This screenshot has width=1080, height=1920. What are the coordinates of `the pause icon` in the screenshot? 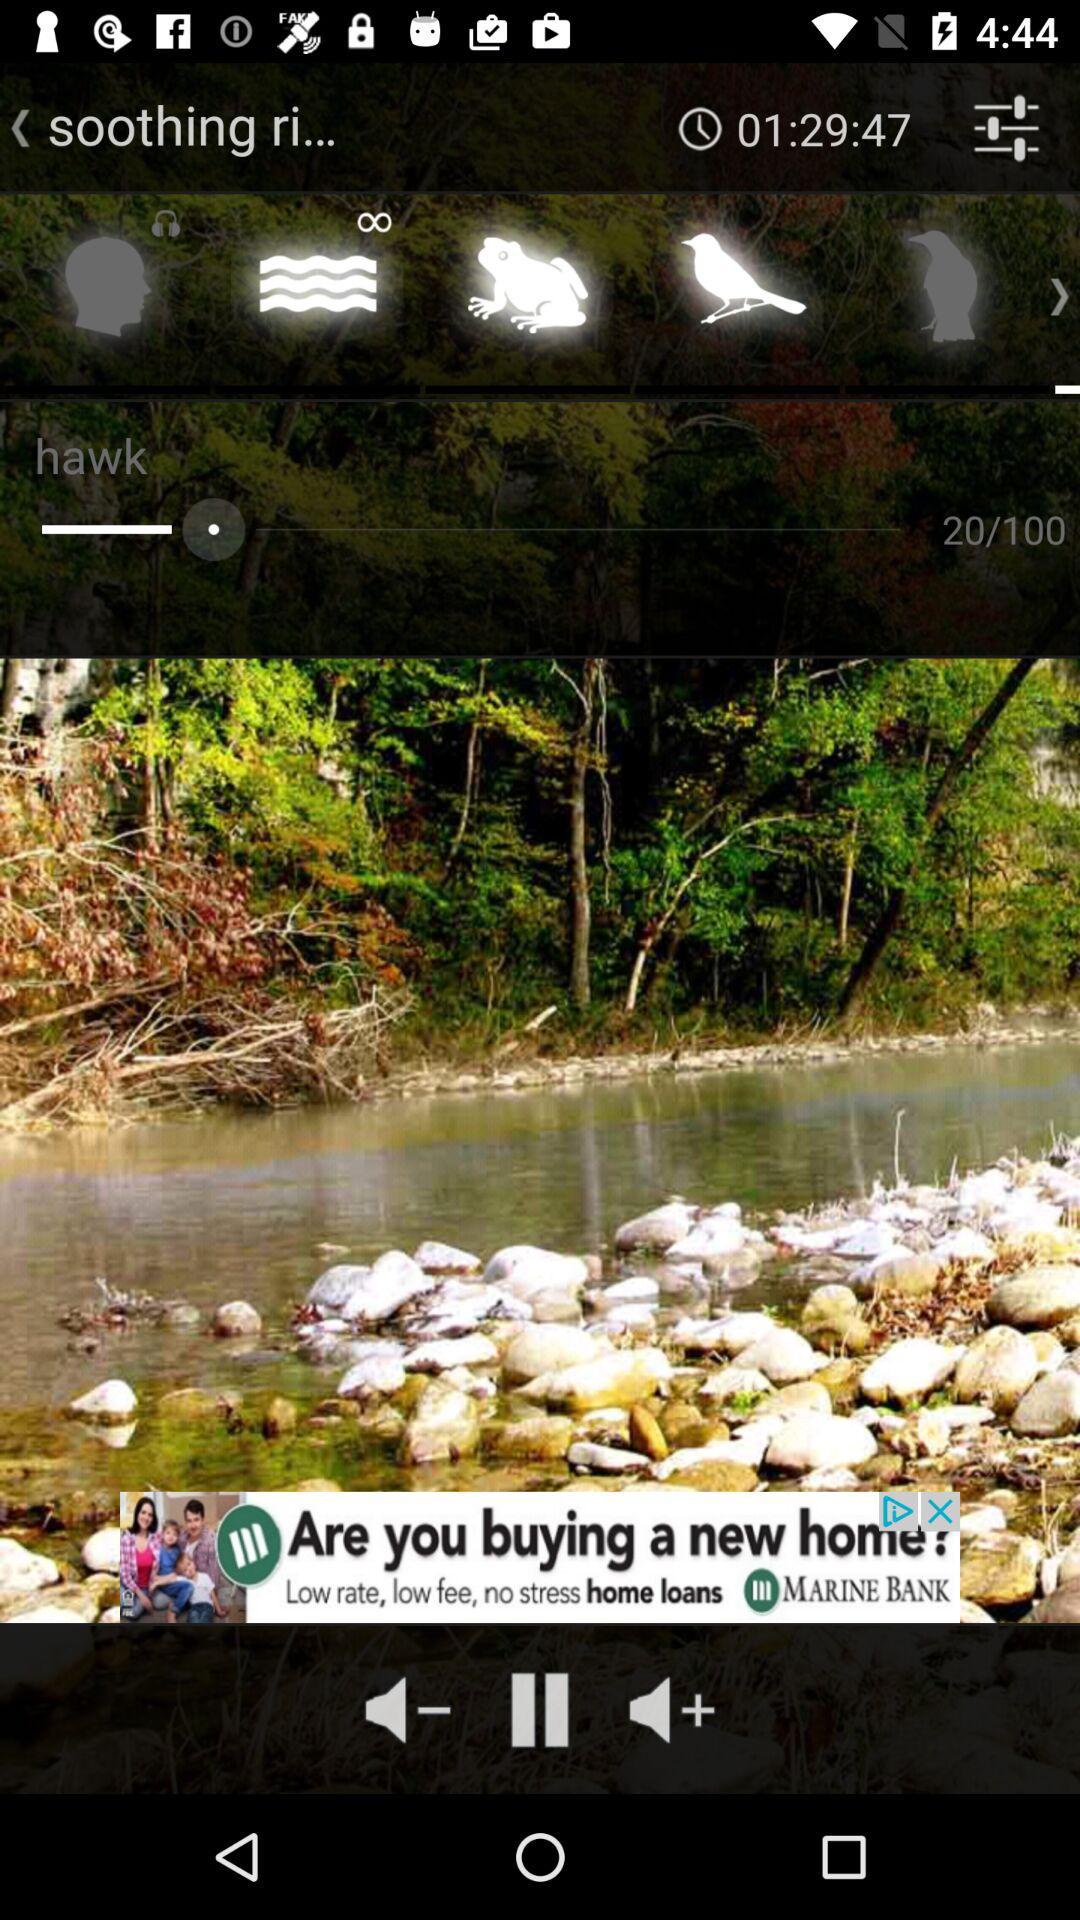 It's located at (540, 1708).